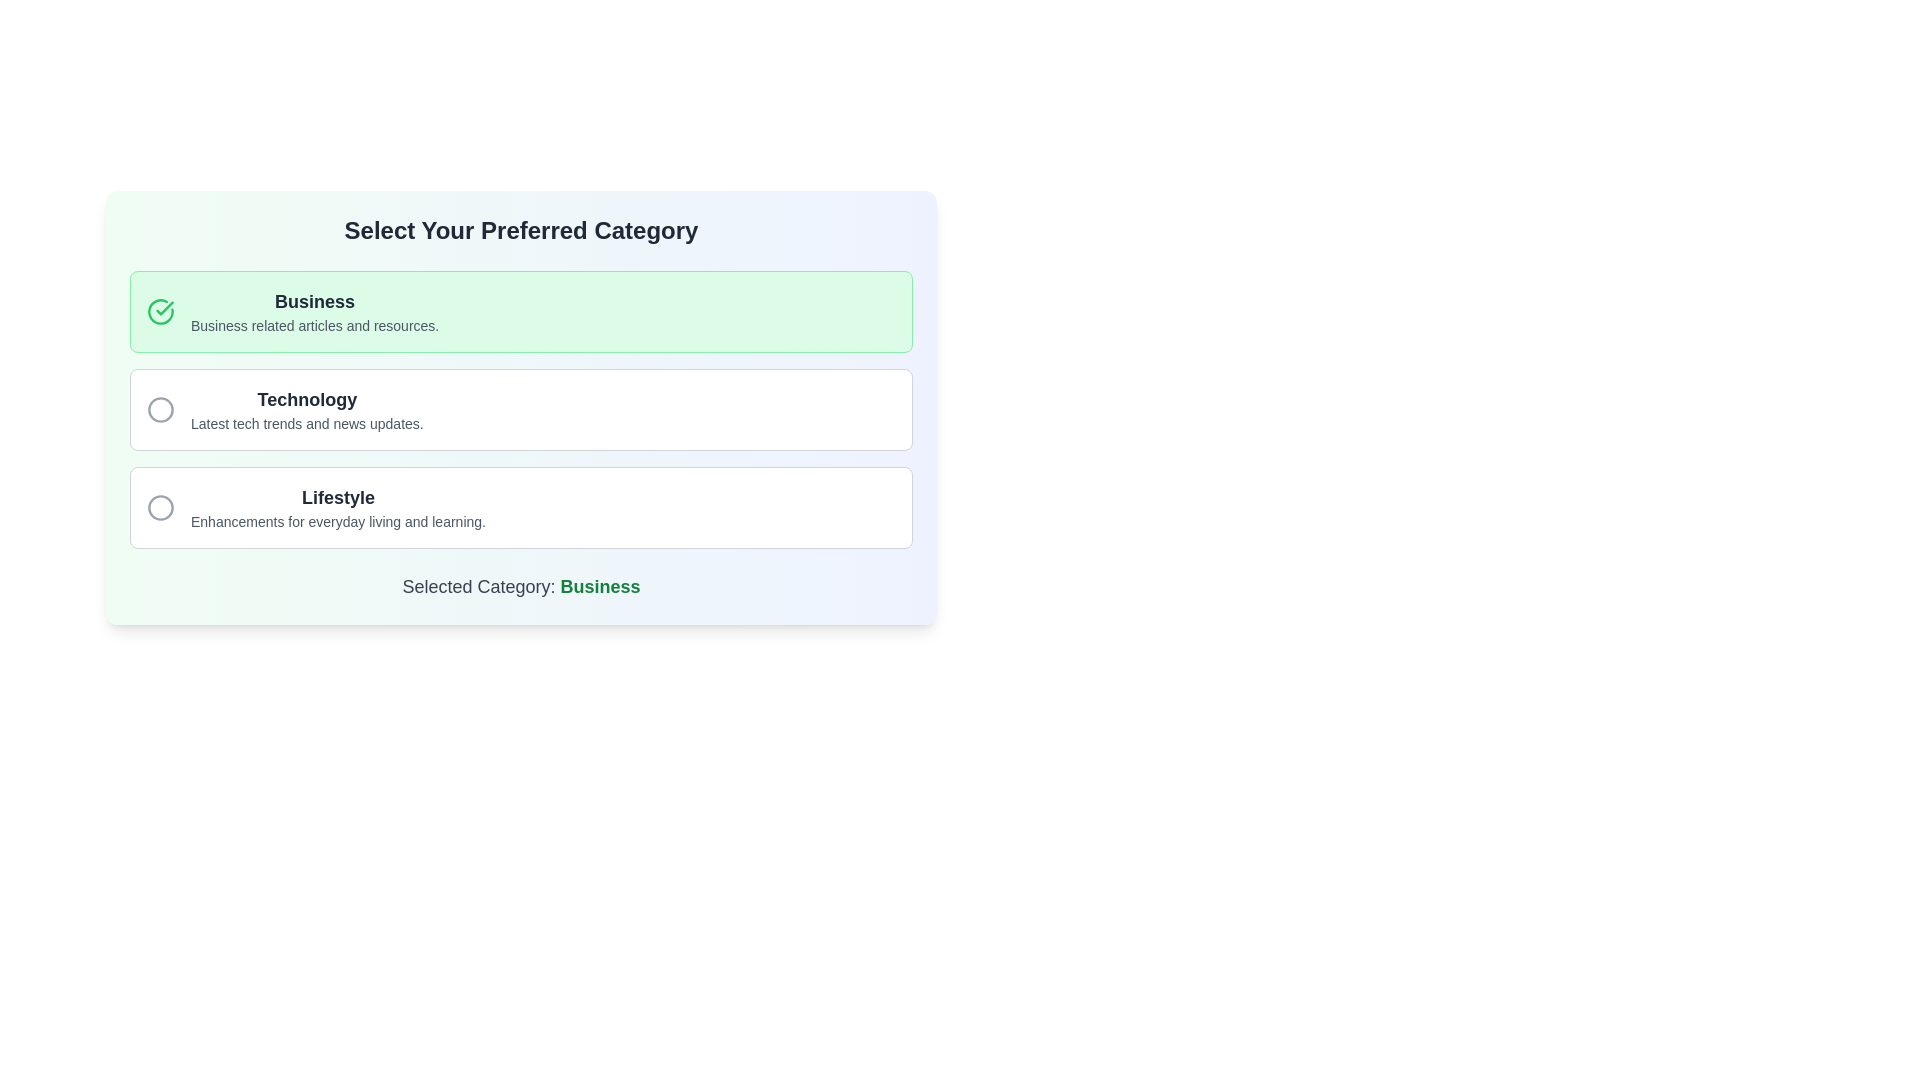  What do you see at coordinates (314, 325) in the screenshot?
I see `the Text Label displaying 'Business related articles and resources.' which is positioned below the title 'Business'` at bounding box center [314, 325].